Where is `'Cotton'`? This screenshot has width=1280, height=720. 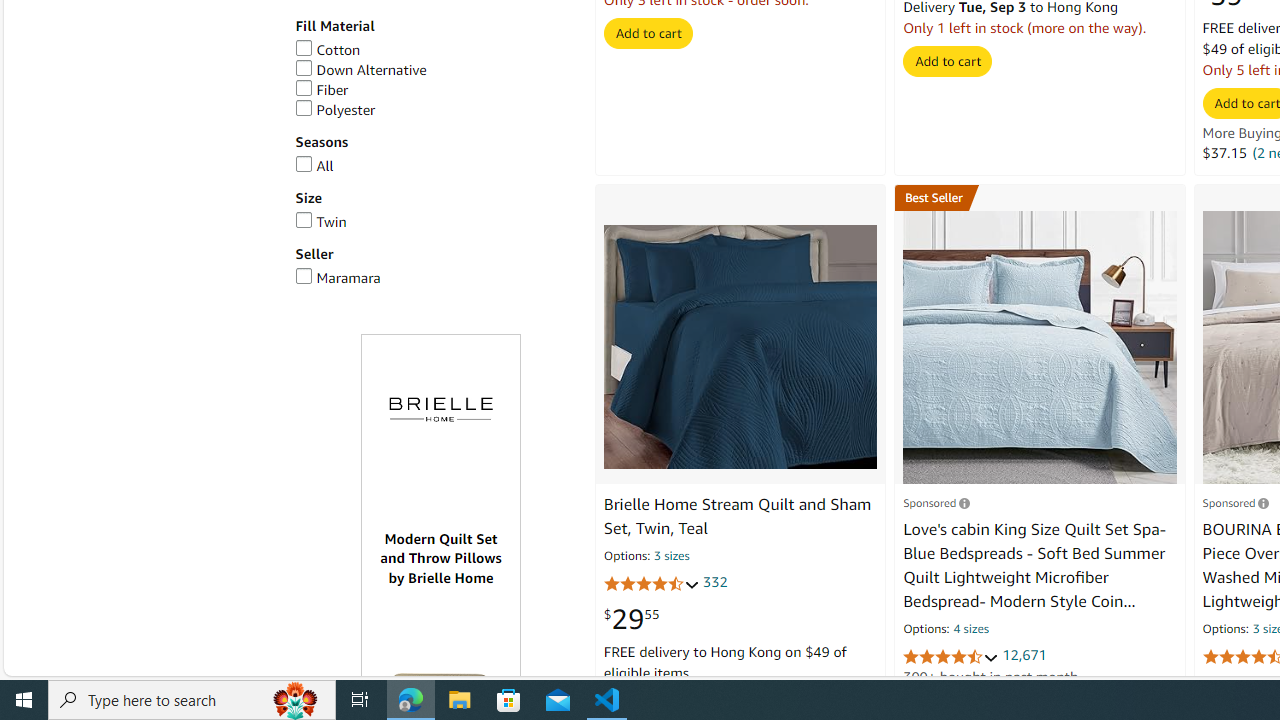 'Cotton' is located at coordinates (433, 49).